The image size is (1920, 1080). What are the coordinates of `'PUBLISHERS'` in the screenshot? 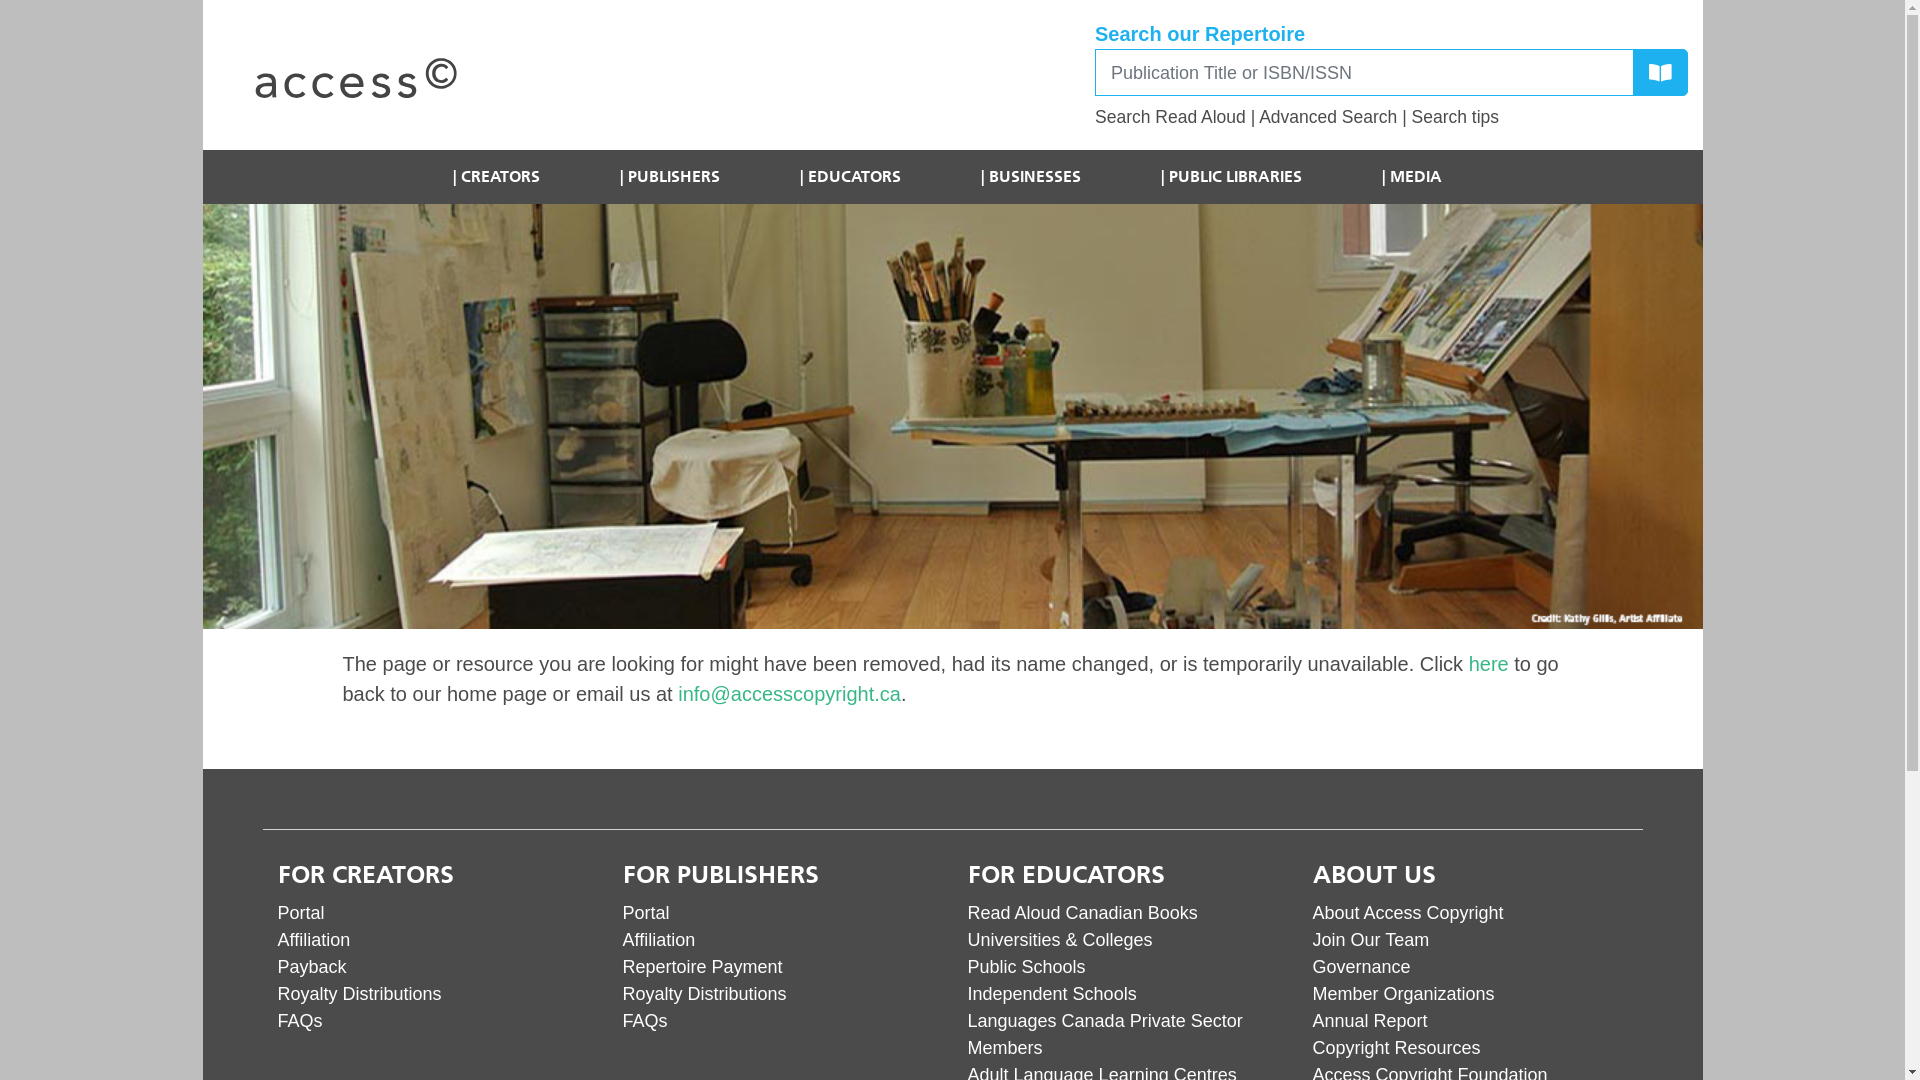 It's located at (599, 176).